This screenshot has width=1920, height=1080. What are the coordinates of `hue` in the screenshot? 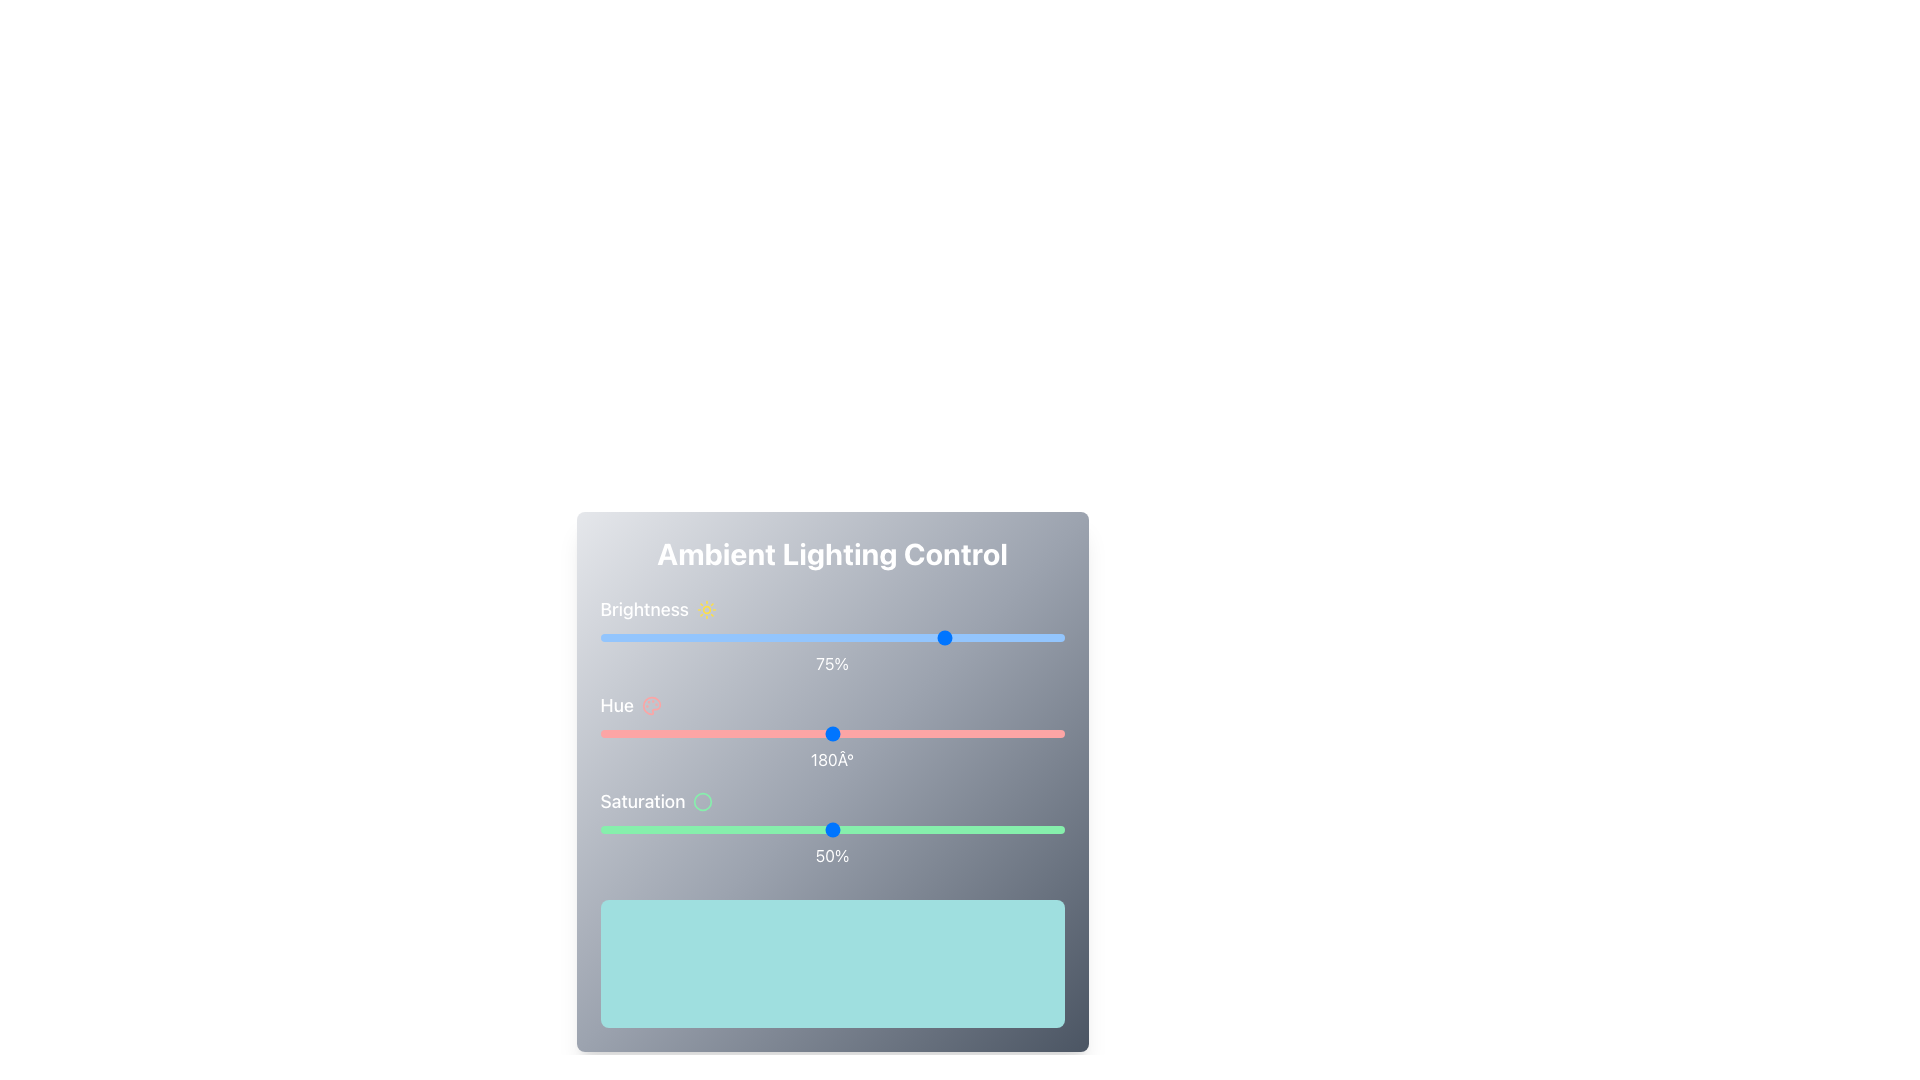 It's located at (868, 733).